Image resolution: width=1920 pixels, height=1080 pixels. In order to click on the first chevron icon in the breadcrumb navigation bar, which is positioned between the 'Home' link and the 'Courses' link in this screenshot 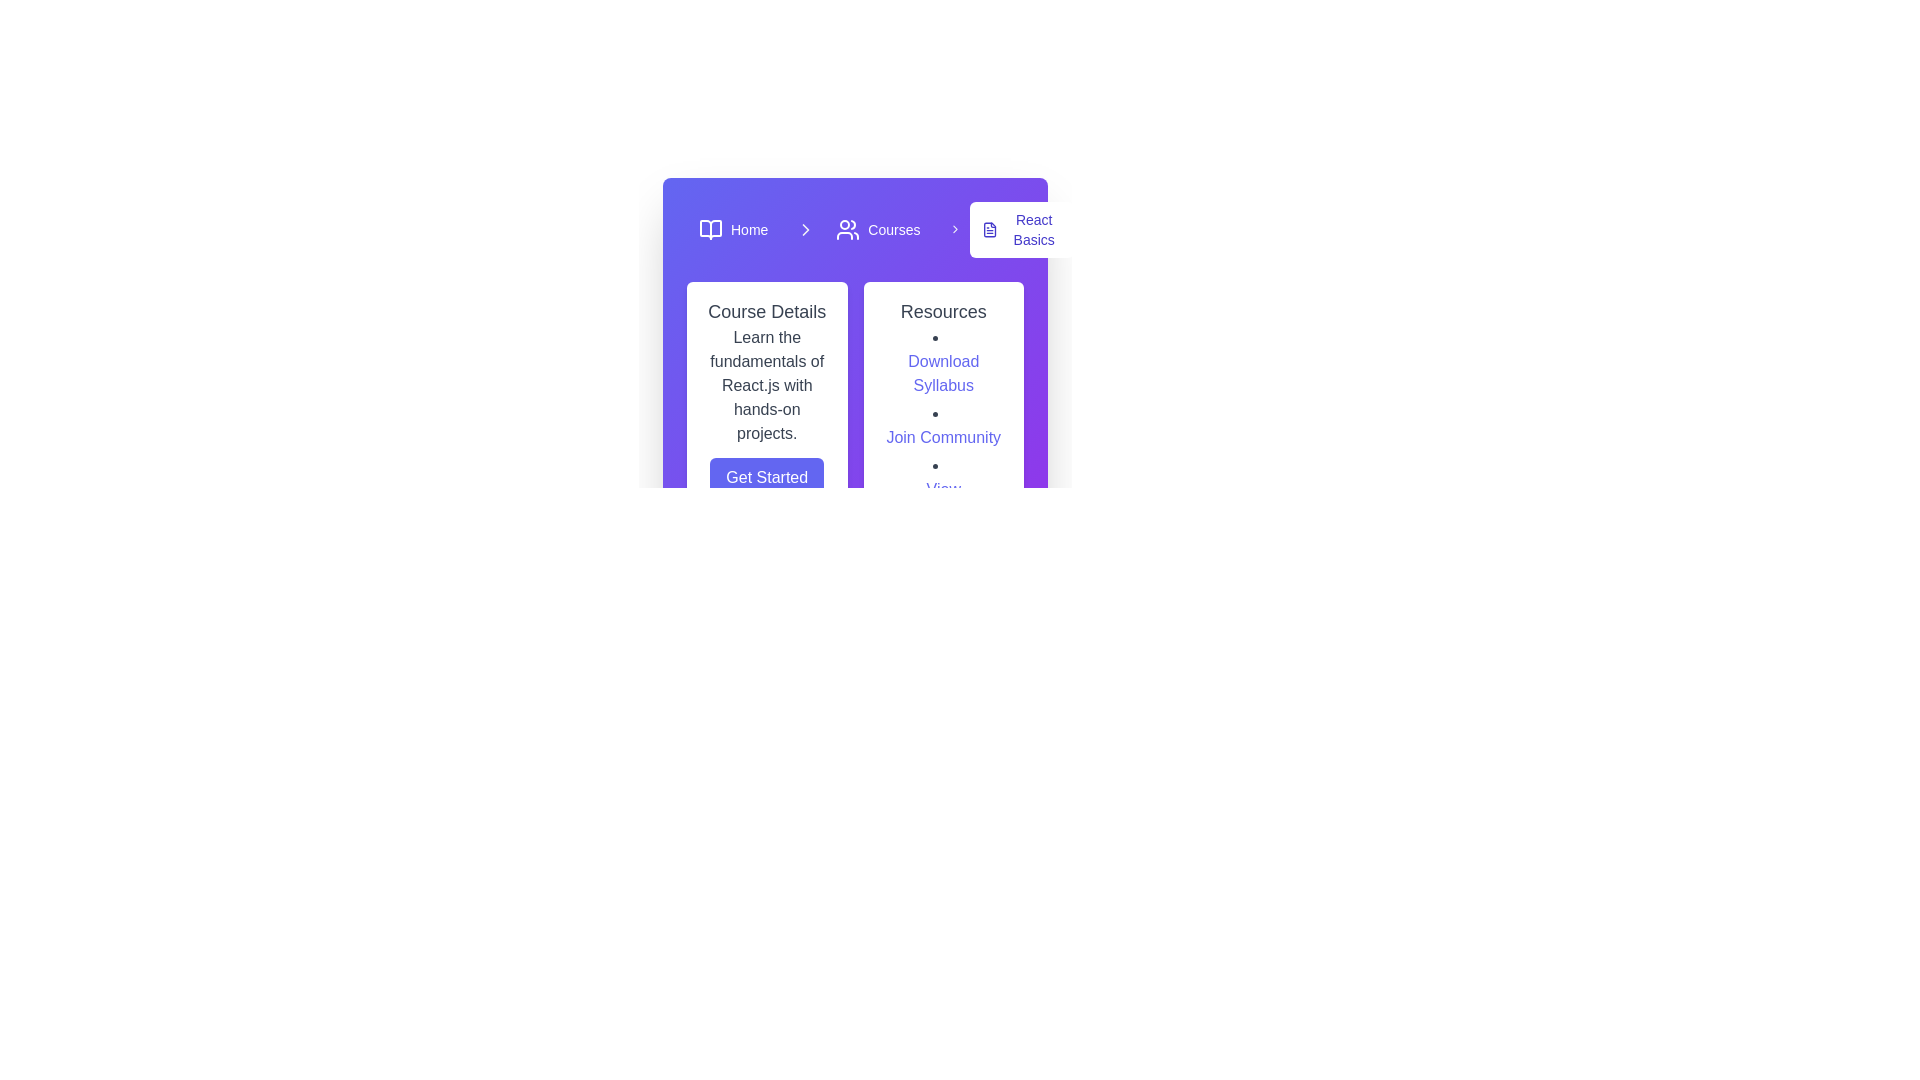, I will do `click(806, 229)`.